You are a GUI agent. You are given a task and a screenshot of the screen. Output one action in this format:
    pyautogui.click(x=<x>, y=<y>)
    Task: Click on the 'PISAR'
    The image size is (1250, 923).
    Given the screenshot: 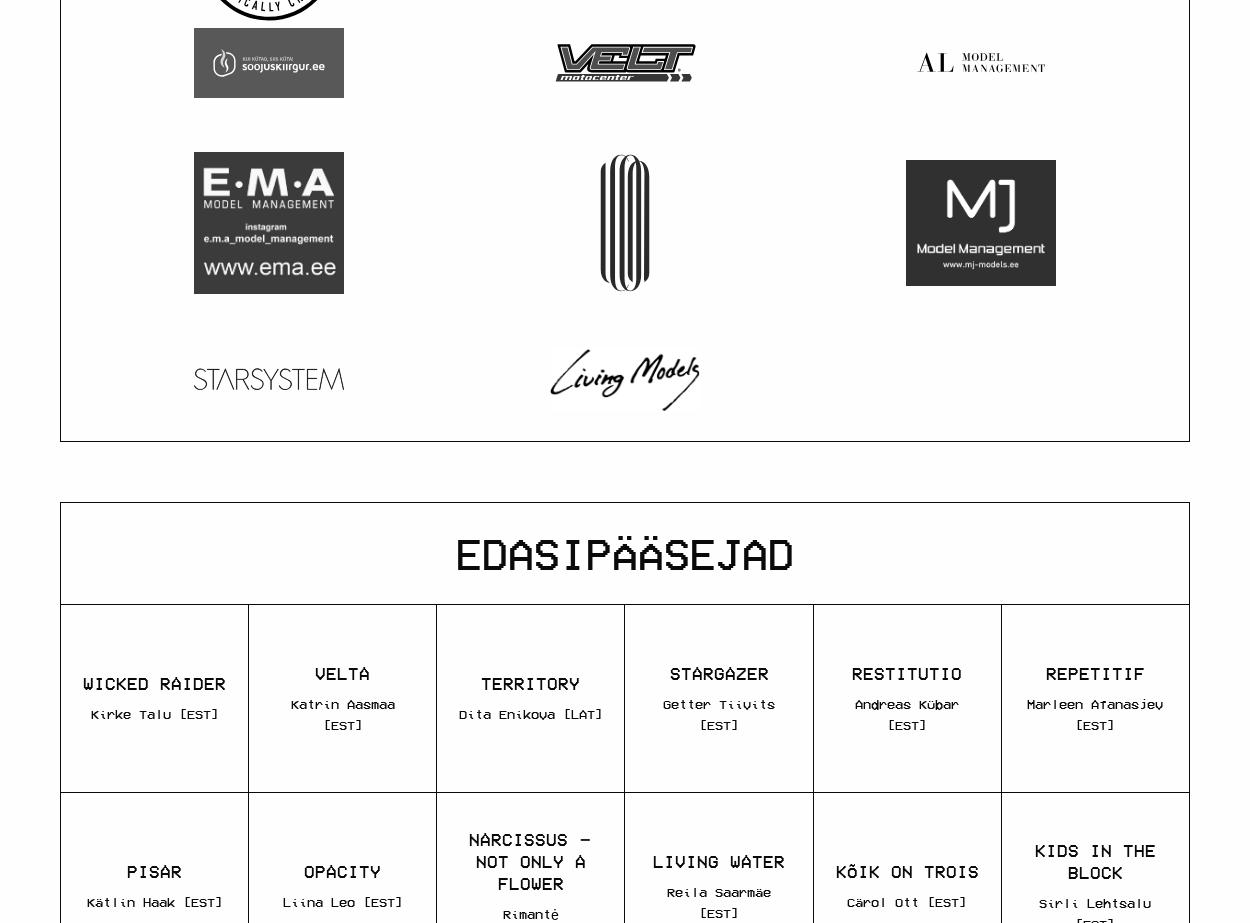 What is the action you would take?
    pyautogui.click(x=154, y=870)
    